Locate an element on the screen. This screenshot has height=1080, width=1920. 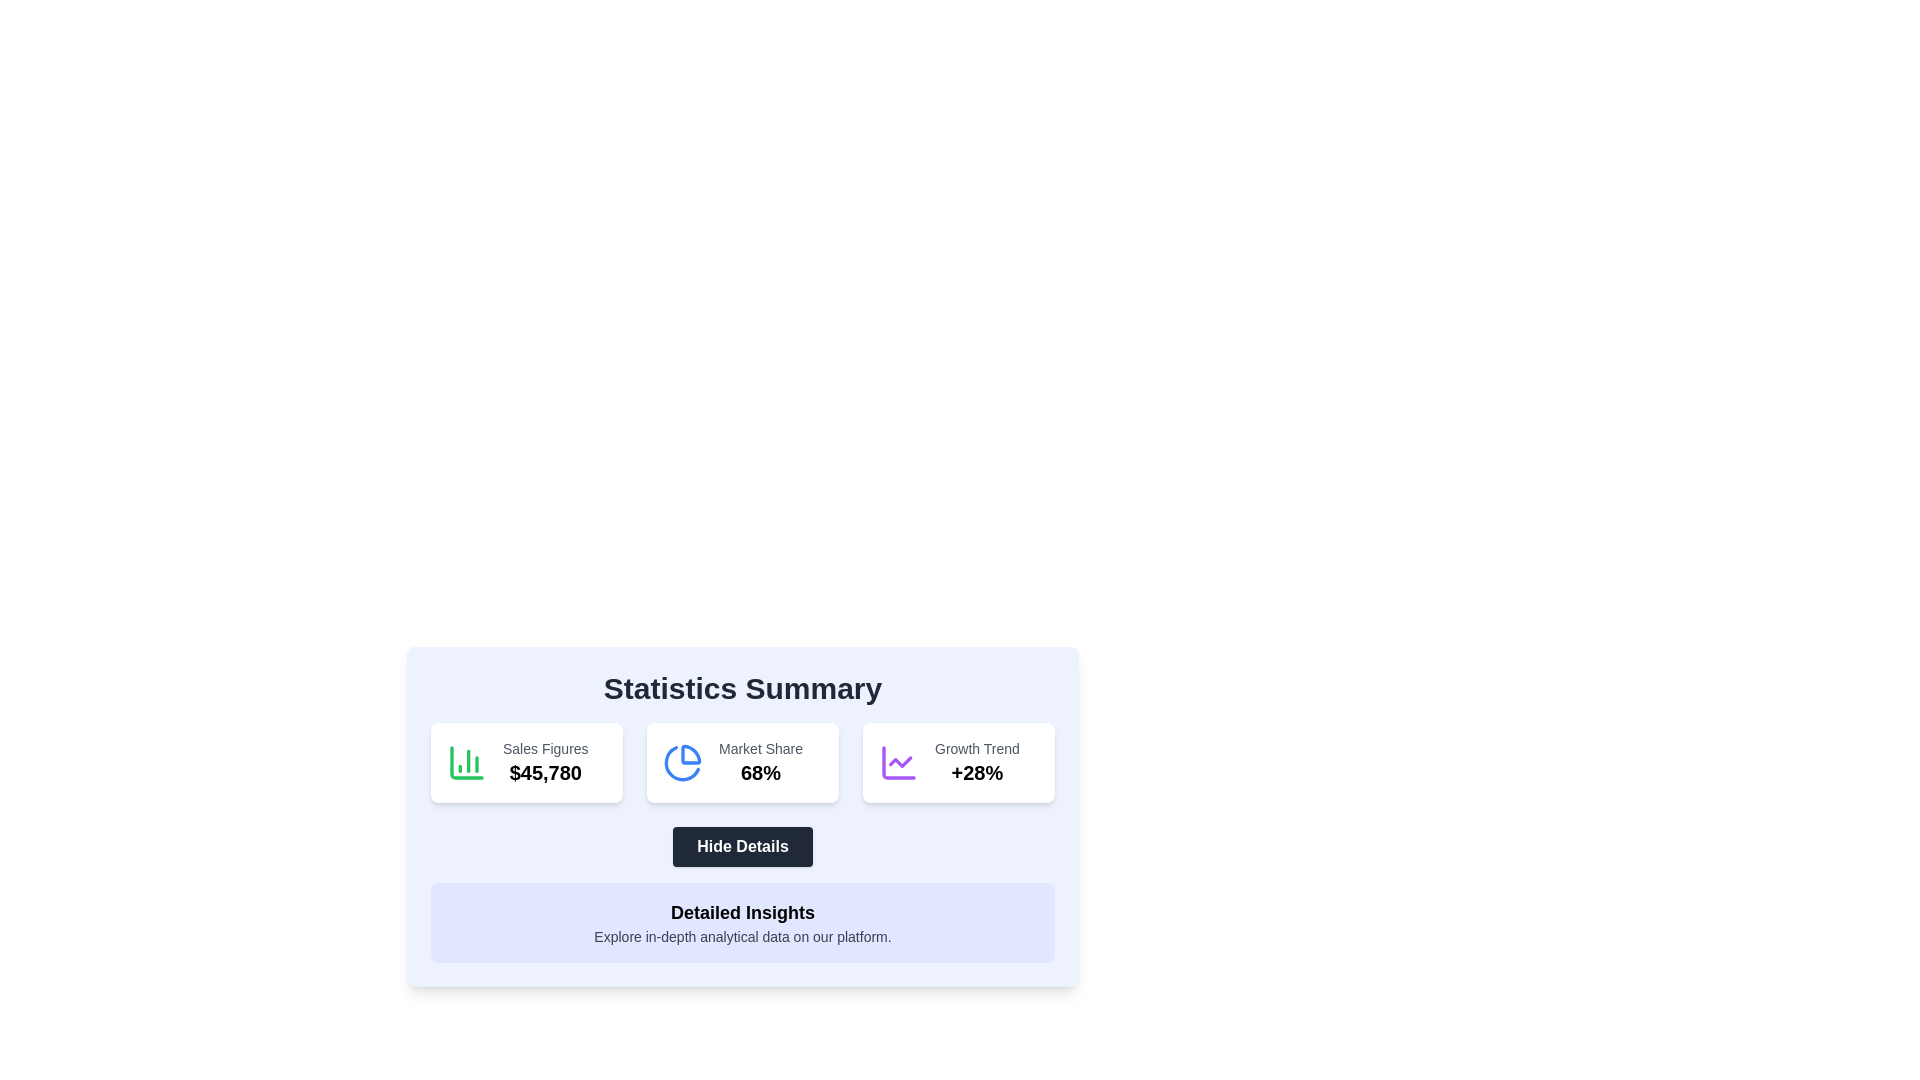
the rightmost vector graphic element within the SVG that visually represents a growth trend statistic, located in the 'Statistics Summary' section is located at coordinates (899, 762).